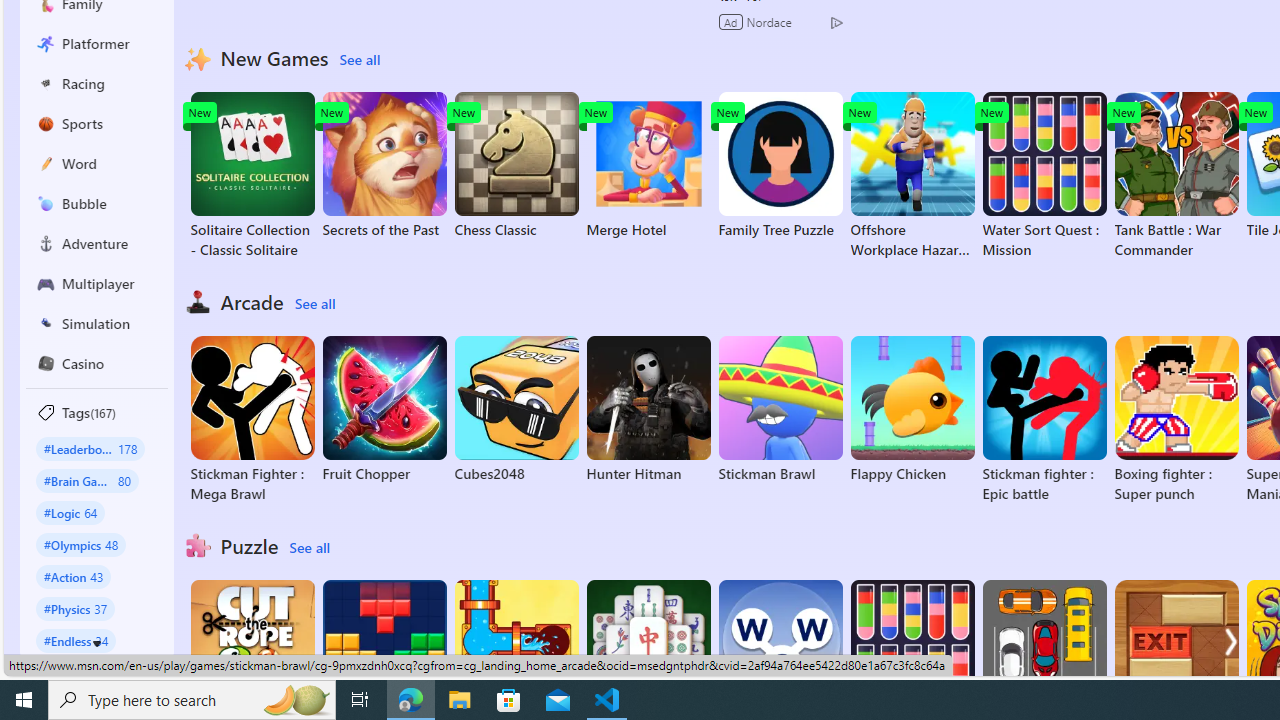 The image size is (1280, 720). Describe the element at coordinates (1043, 419) in the screenshot. I see `'Stickman fighter : Epic battle'` at that location.